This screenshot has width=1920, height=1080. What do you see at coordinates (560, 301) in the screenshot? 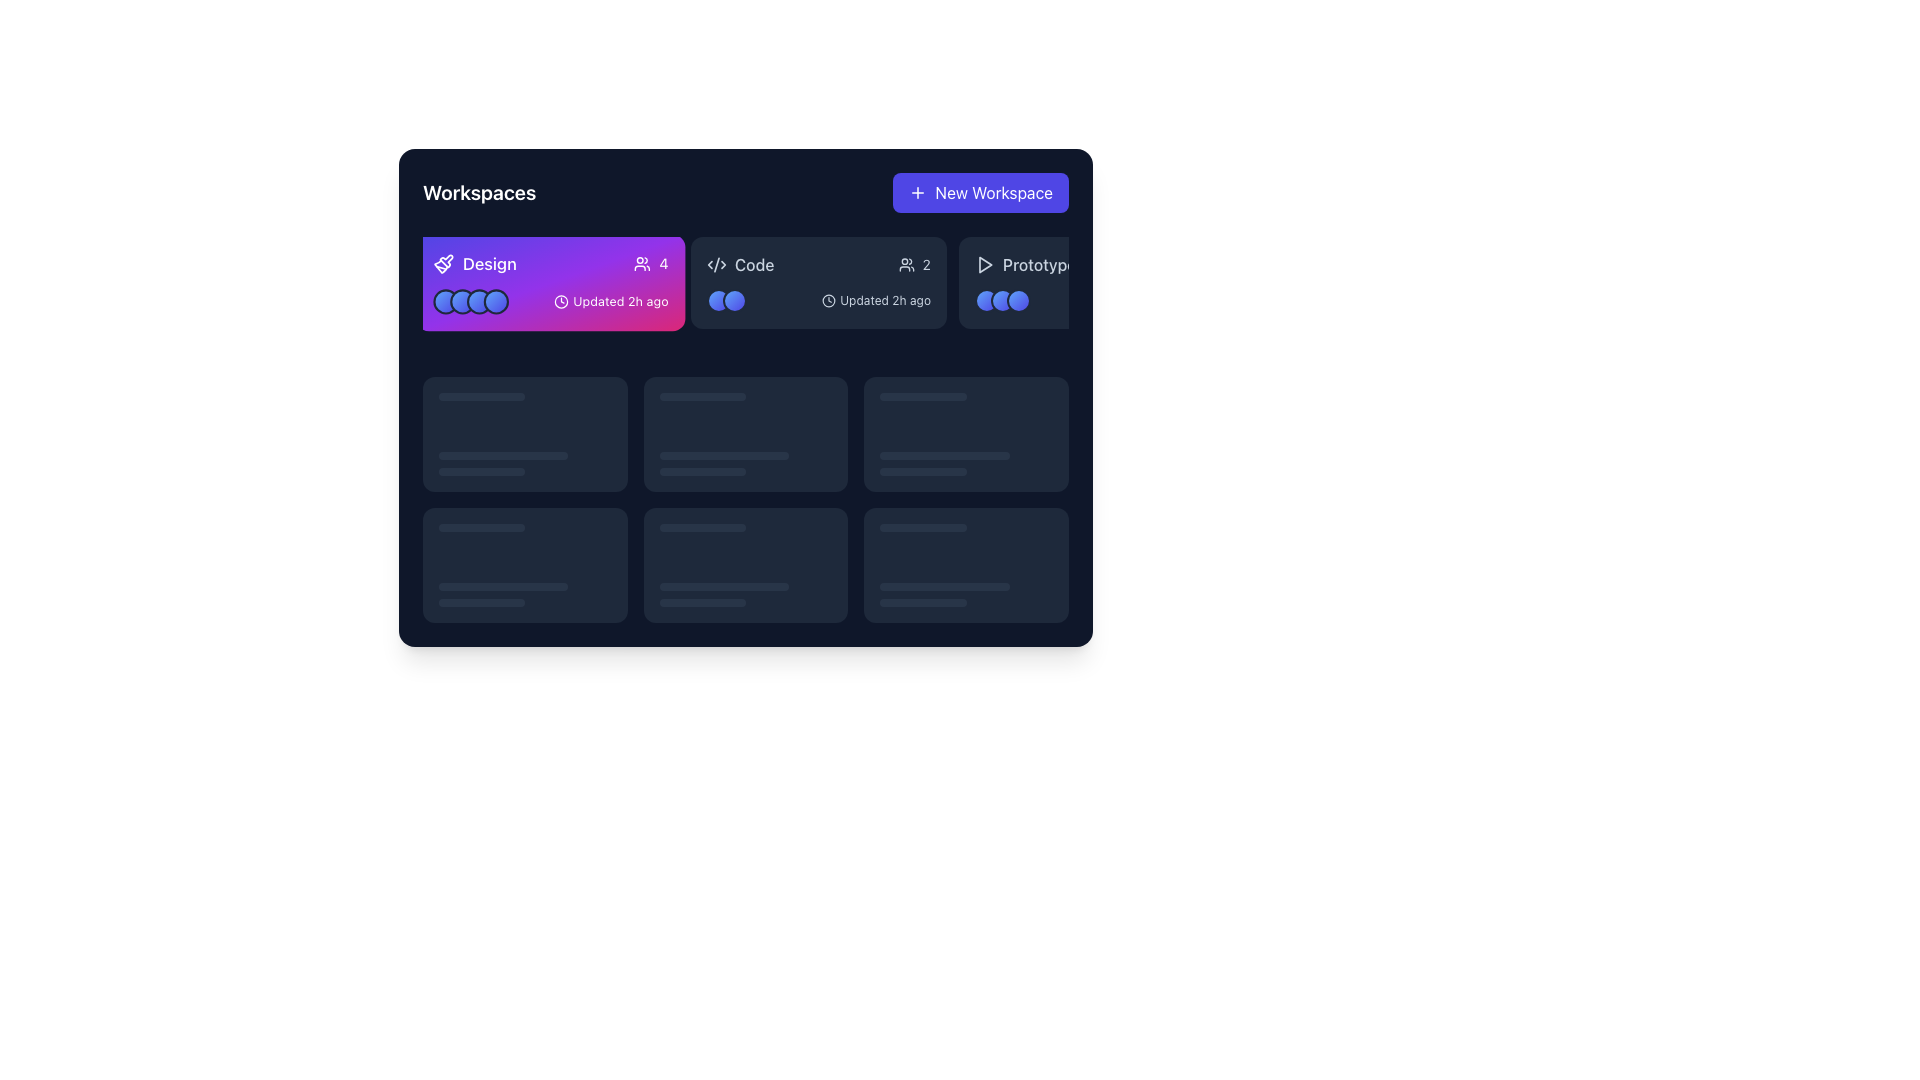
I see `the small circular clock icon with a thin white outline located to the left of the text 'Updated 2h ago' in the 'Design' section card of the 'Workspaces' interface` at bounding box center [560, 301].